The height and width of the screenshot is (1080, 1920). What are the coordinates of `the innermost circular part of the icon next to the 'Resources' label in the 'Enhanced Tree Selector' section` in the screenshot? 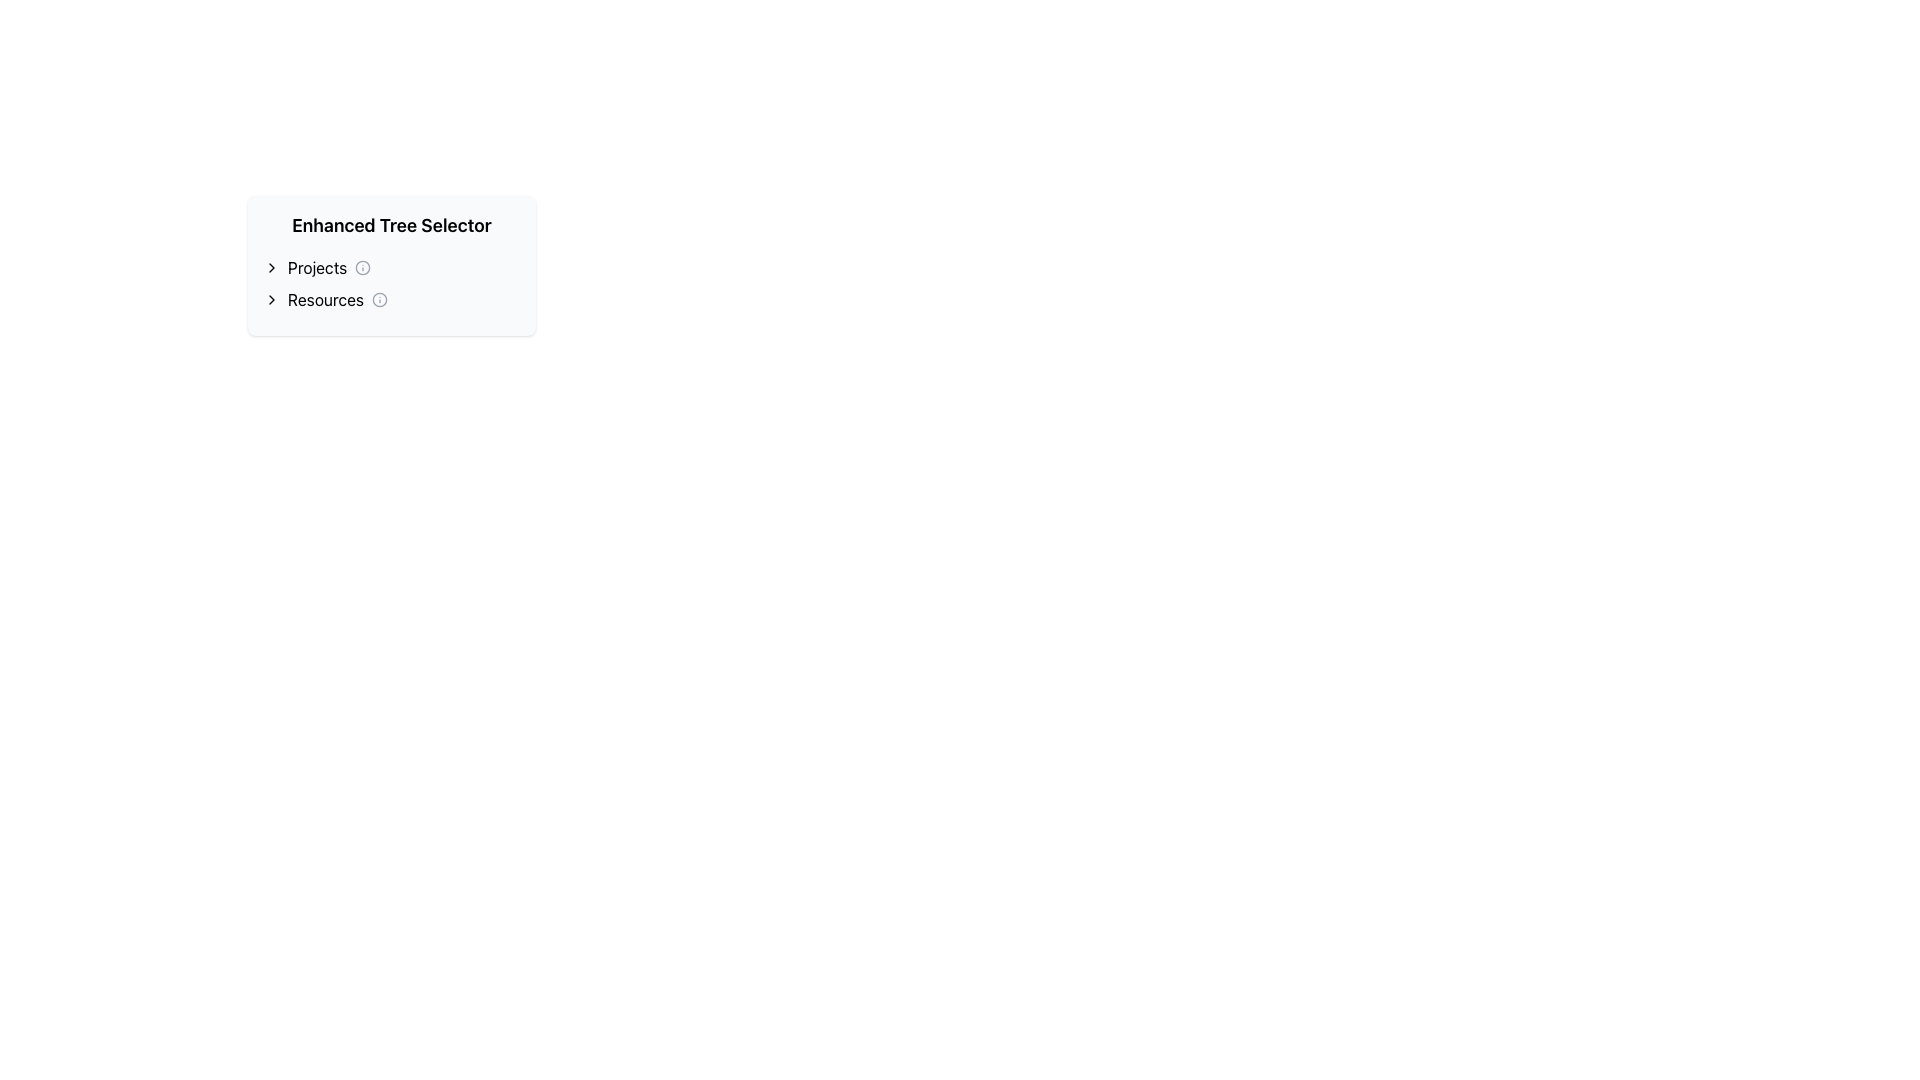 It's located at (379, 300).